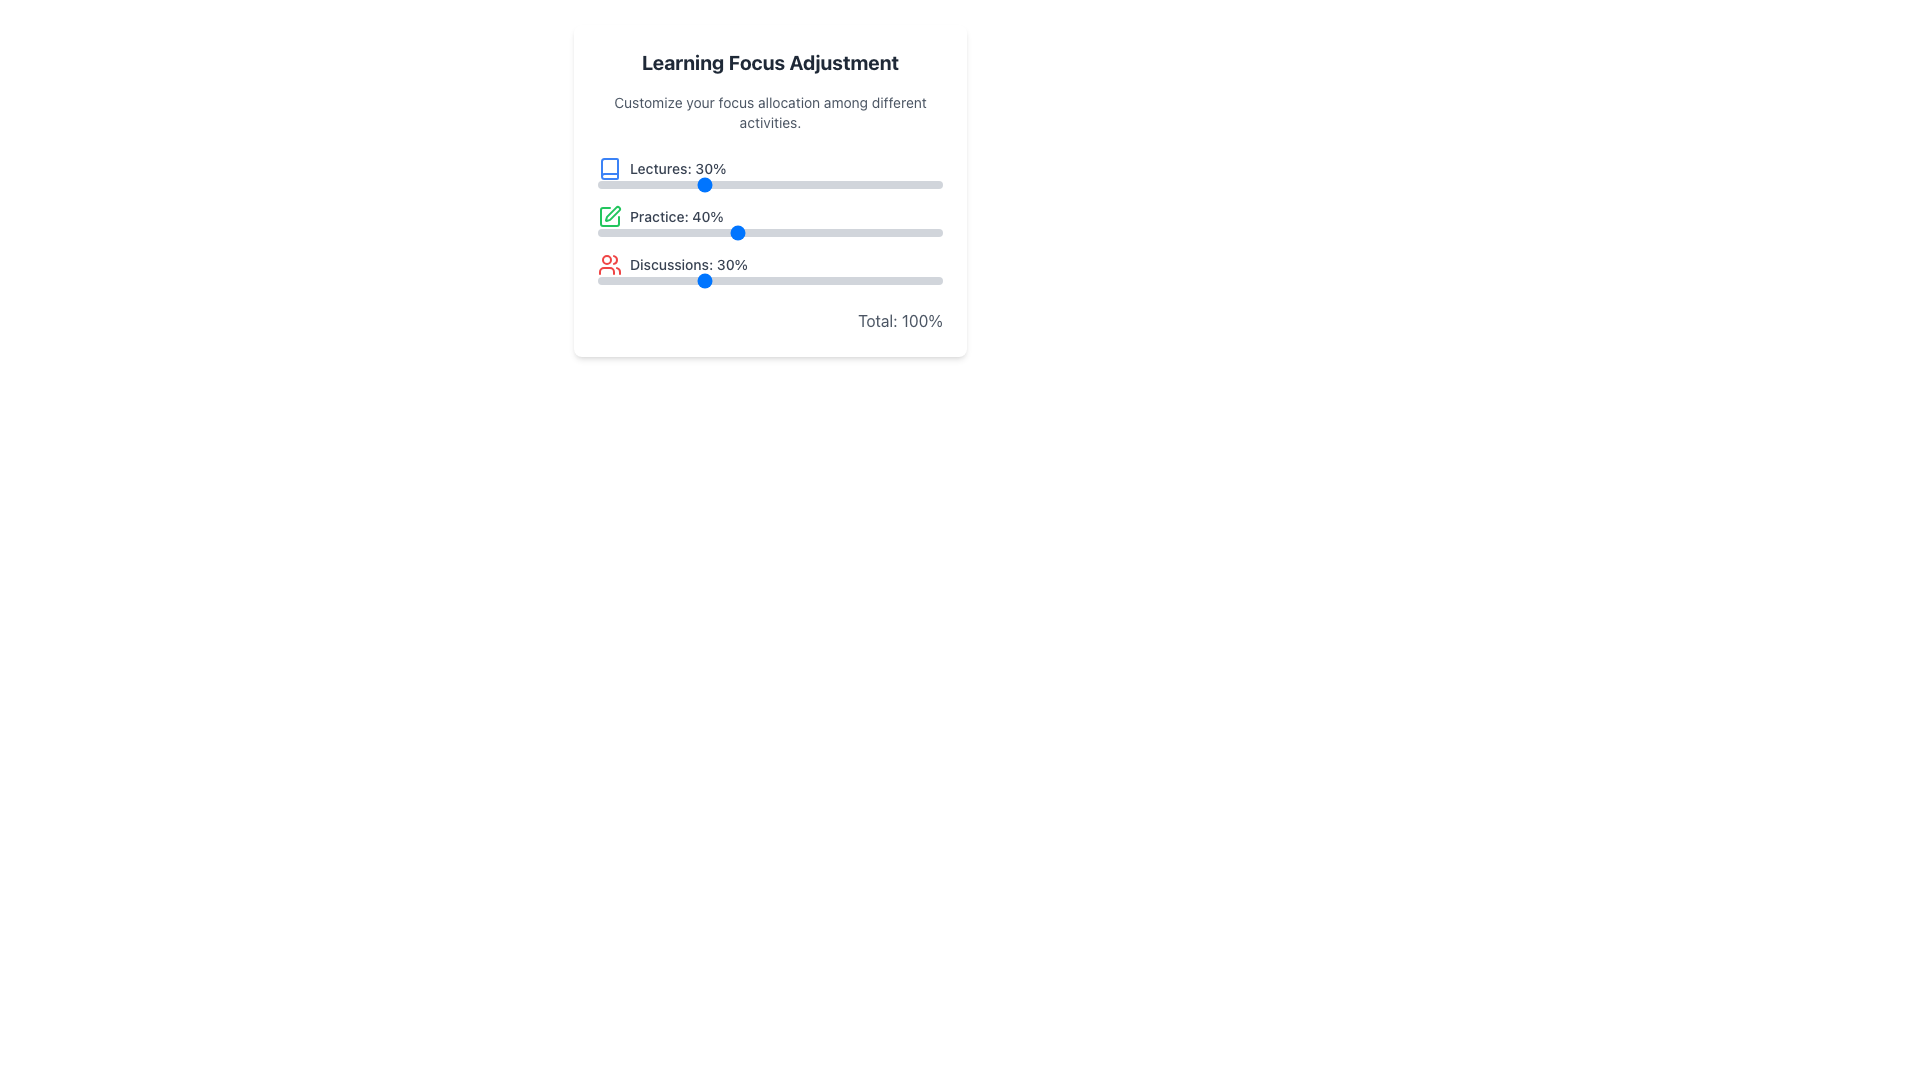  Describe the element at coordinates (769, 220) in the screenshot. I see `the sliders on the Interactive Progress Bars Group` at that location.